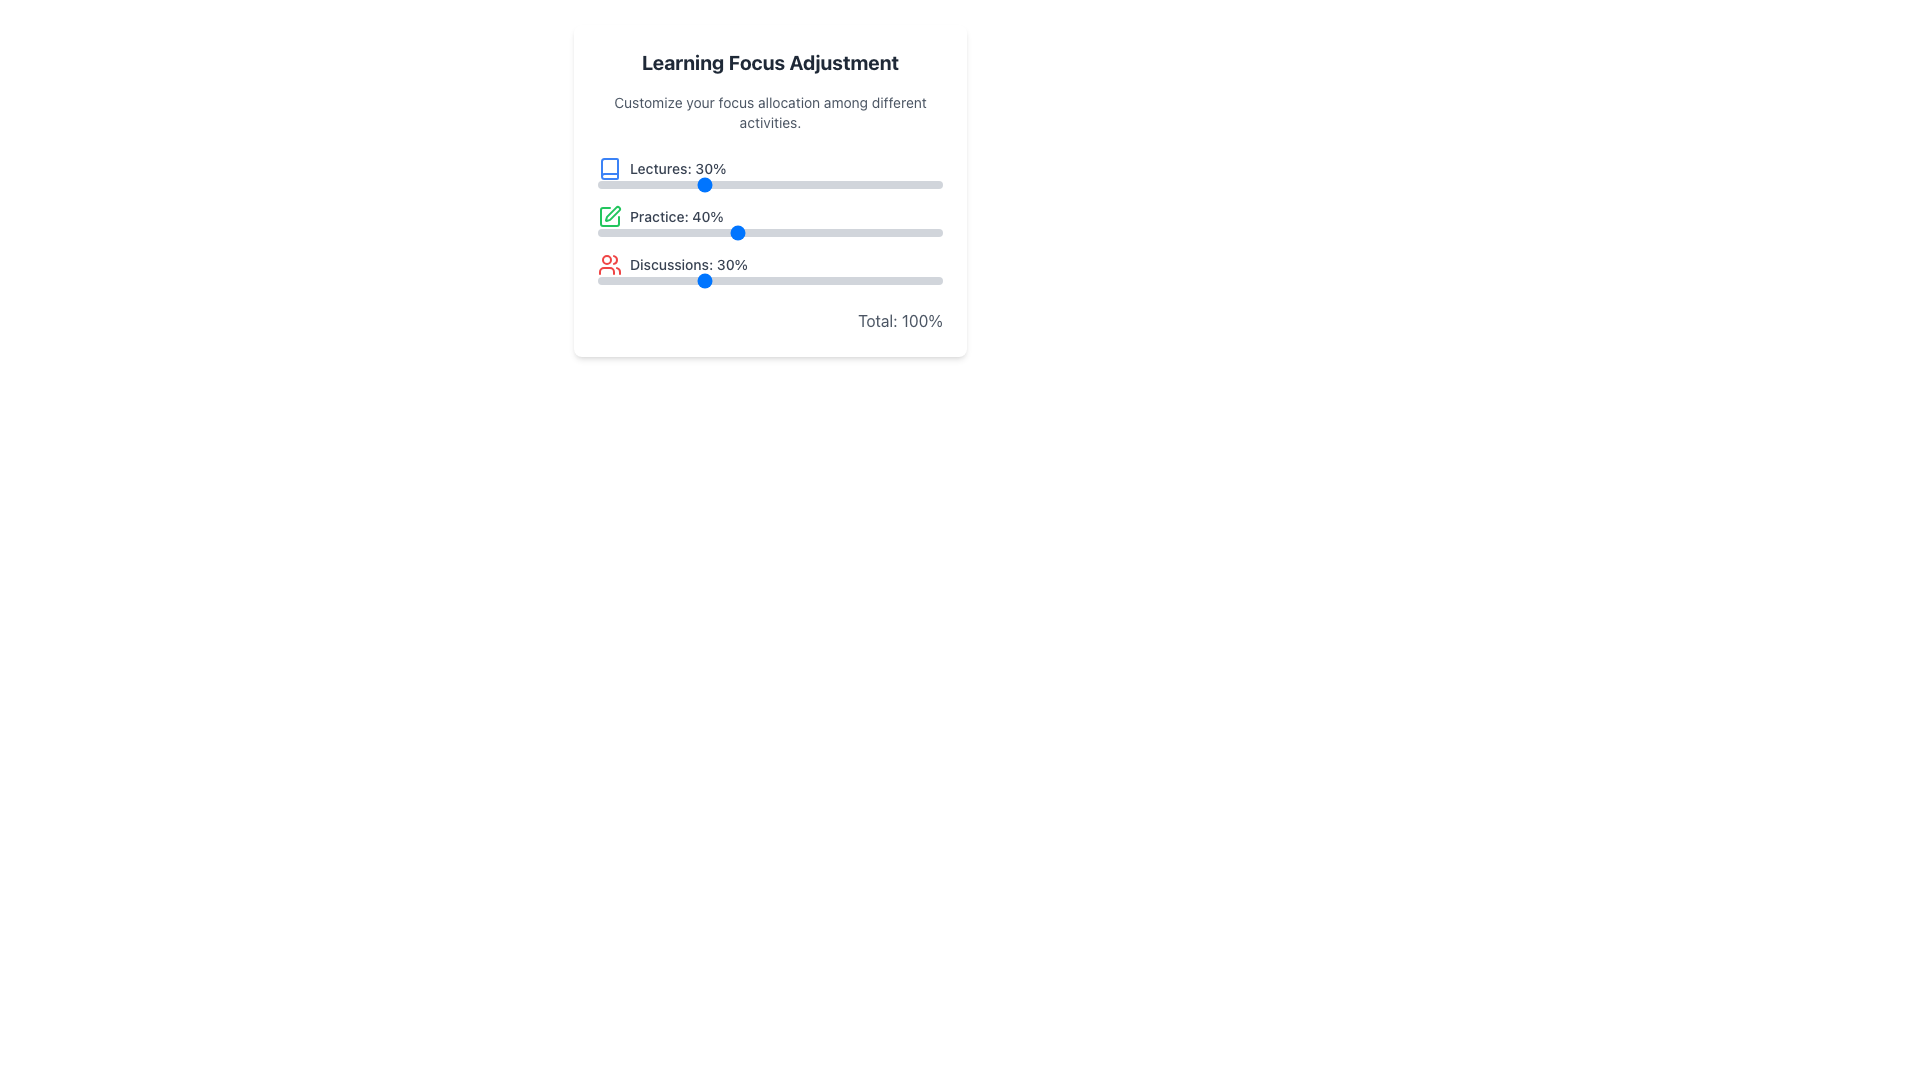  Describe the element at coordinates (769, 220) in the screenshot. I see `the sliders on the Interactive Progress Bars Group` at that location.